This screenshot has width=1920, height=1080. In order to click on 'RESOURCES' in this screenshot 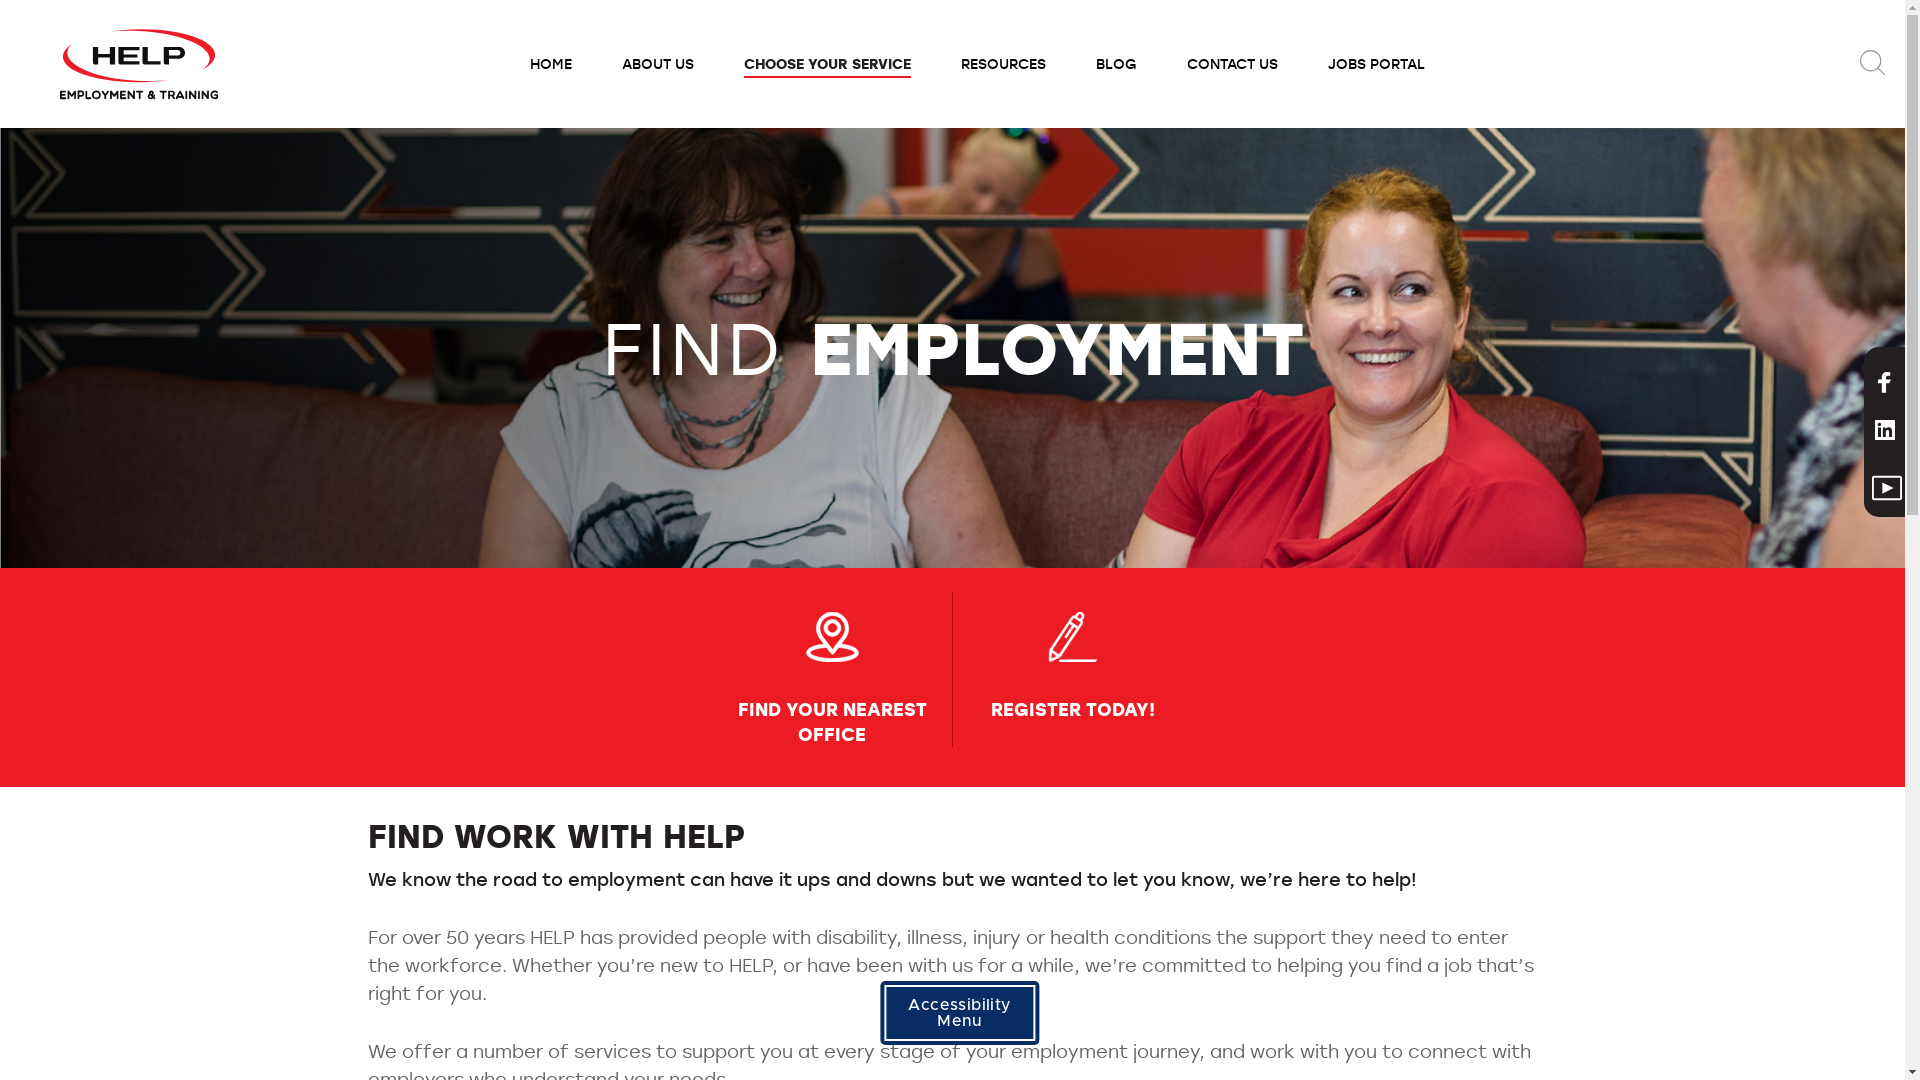, I will do `click(935, 63)`.